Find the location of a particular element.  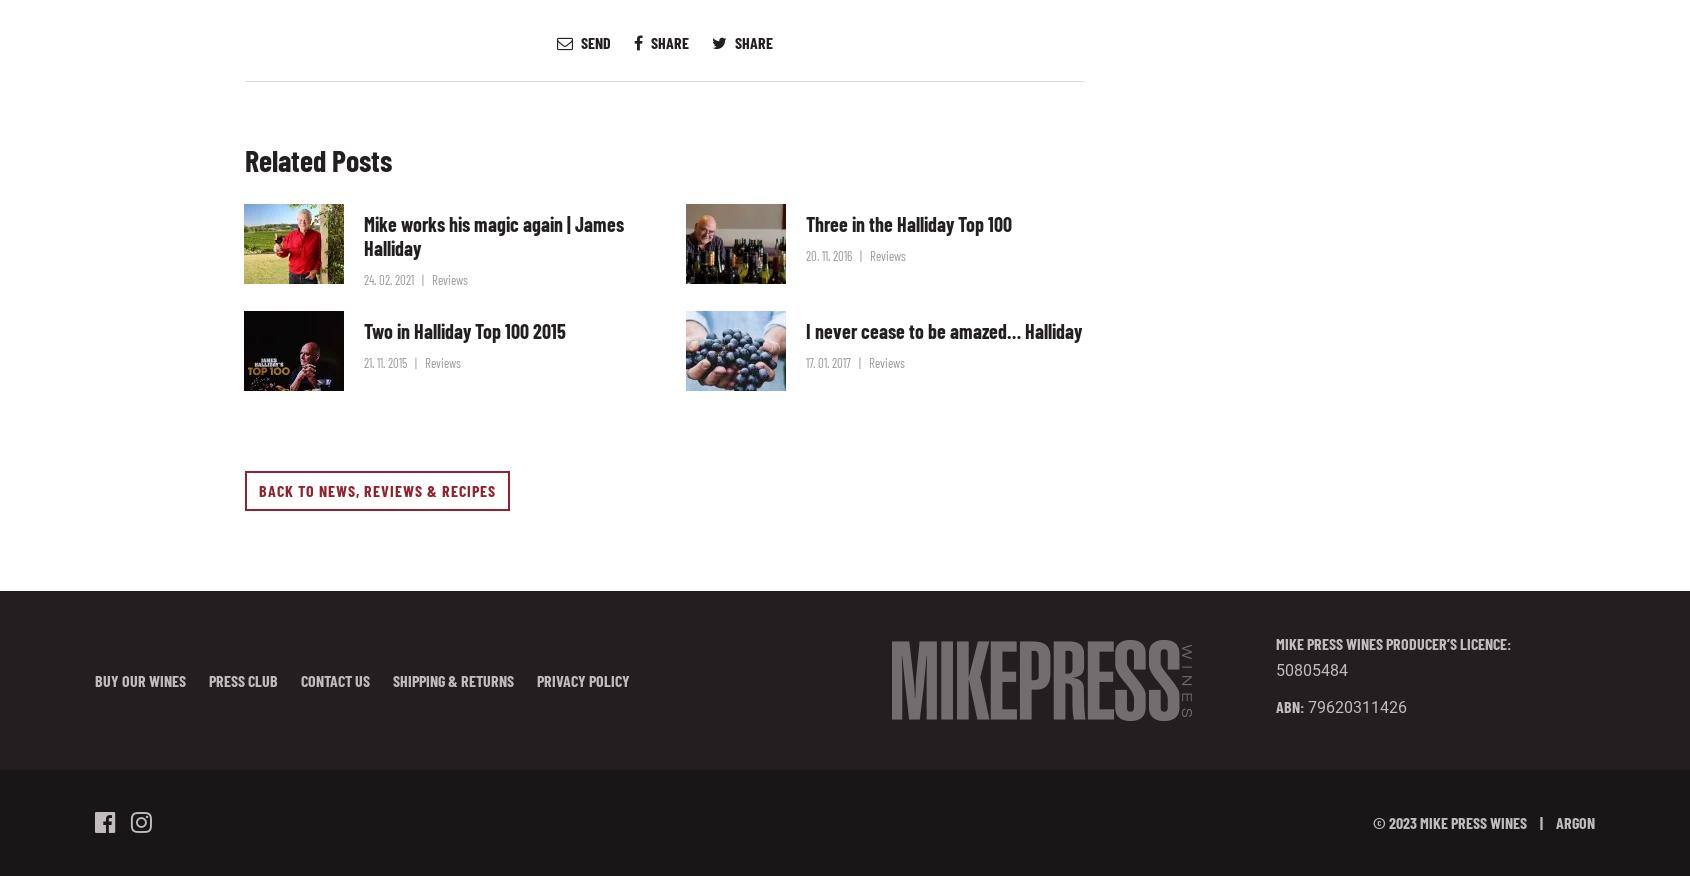

'79620311426' is located at coordinates (1354, 705).